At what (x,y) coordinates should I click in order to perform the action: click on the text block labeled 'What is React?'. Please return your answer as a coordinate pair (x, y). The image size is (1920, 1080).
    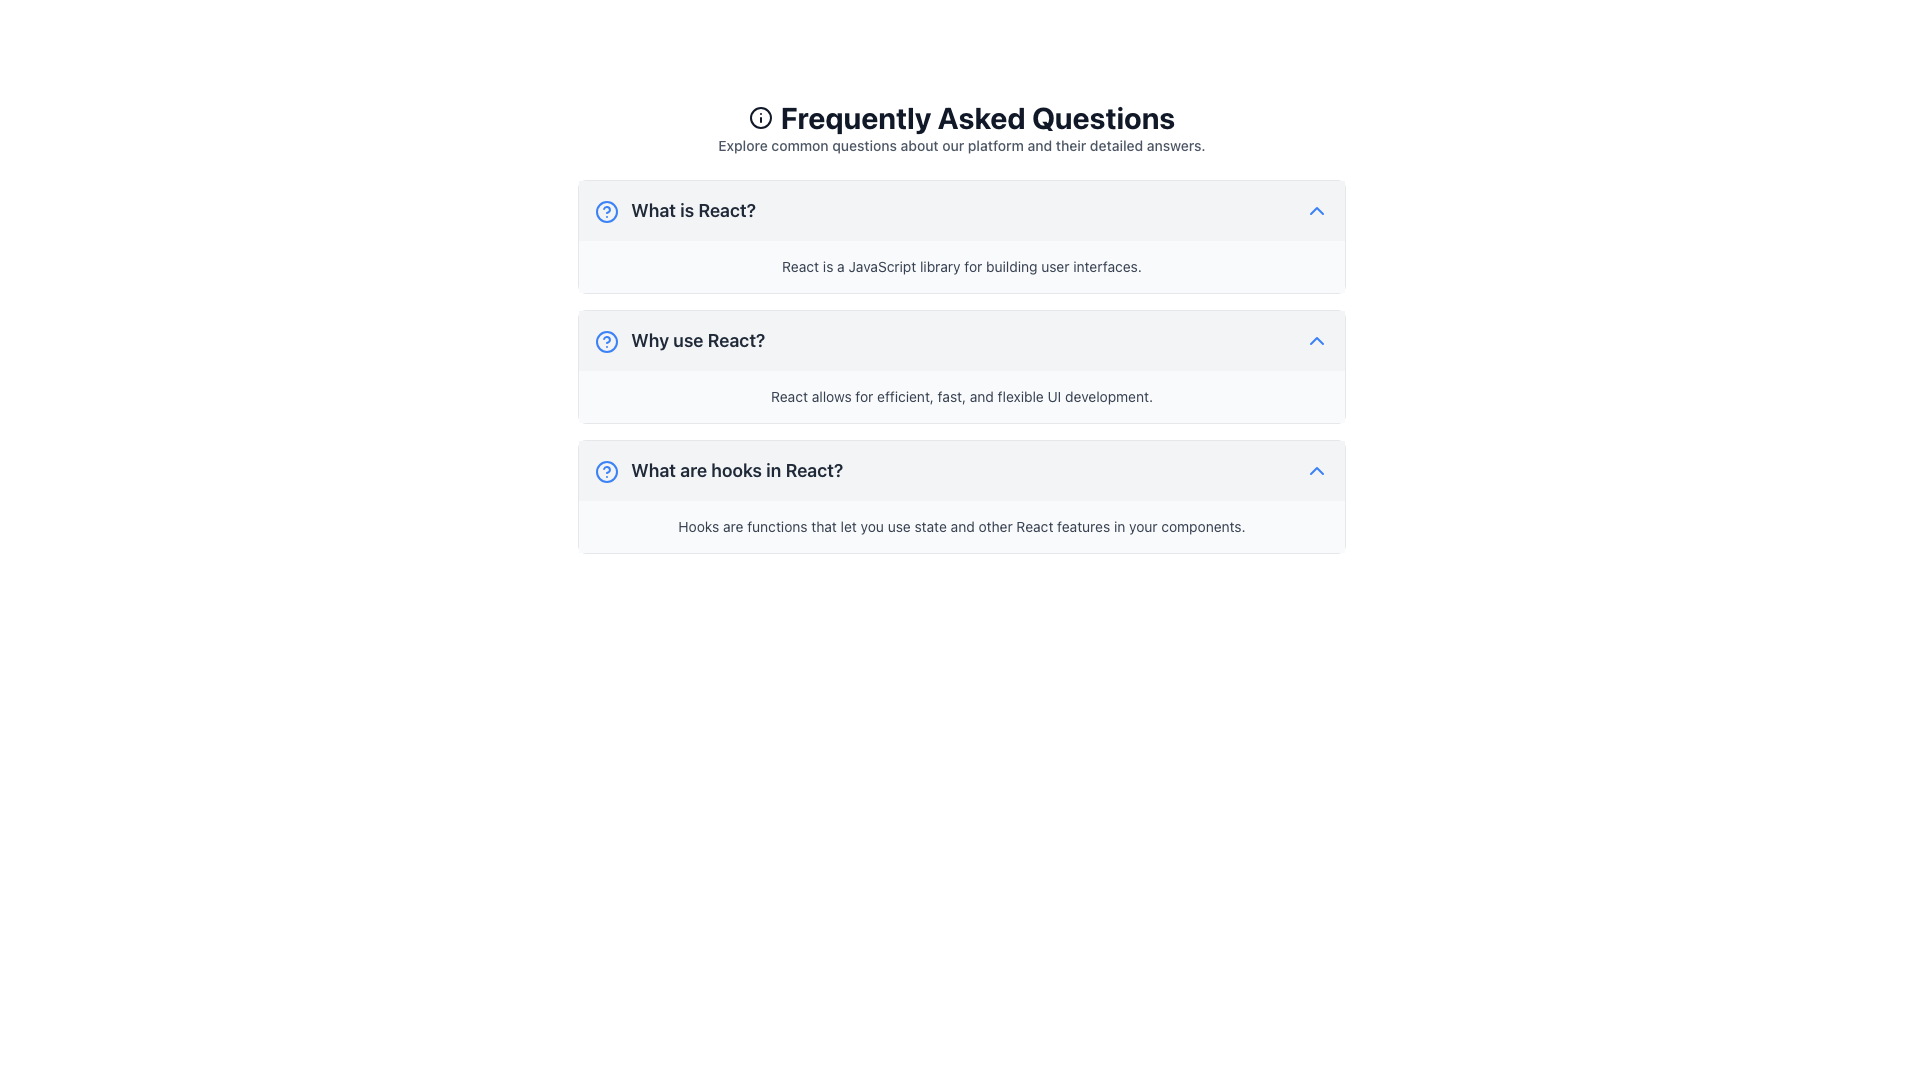
    Looking at the image, I should click on (675, 211).